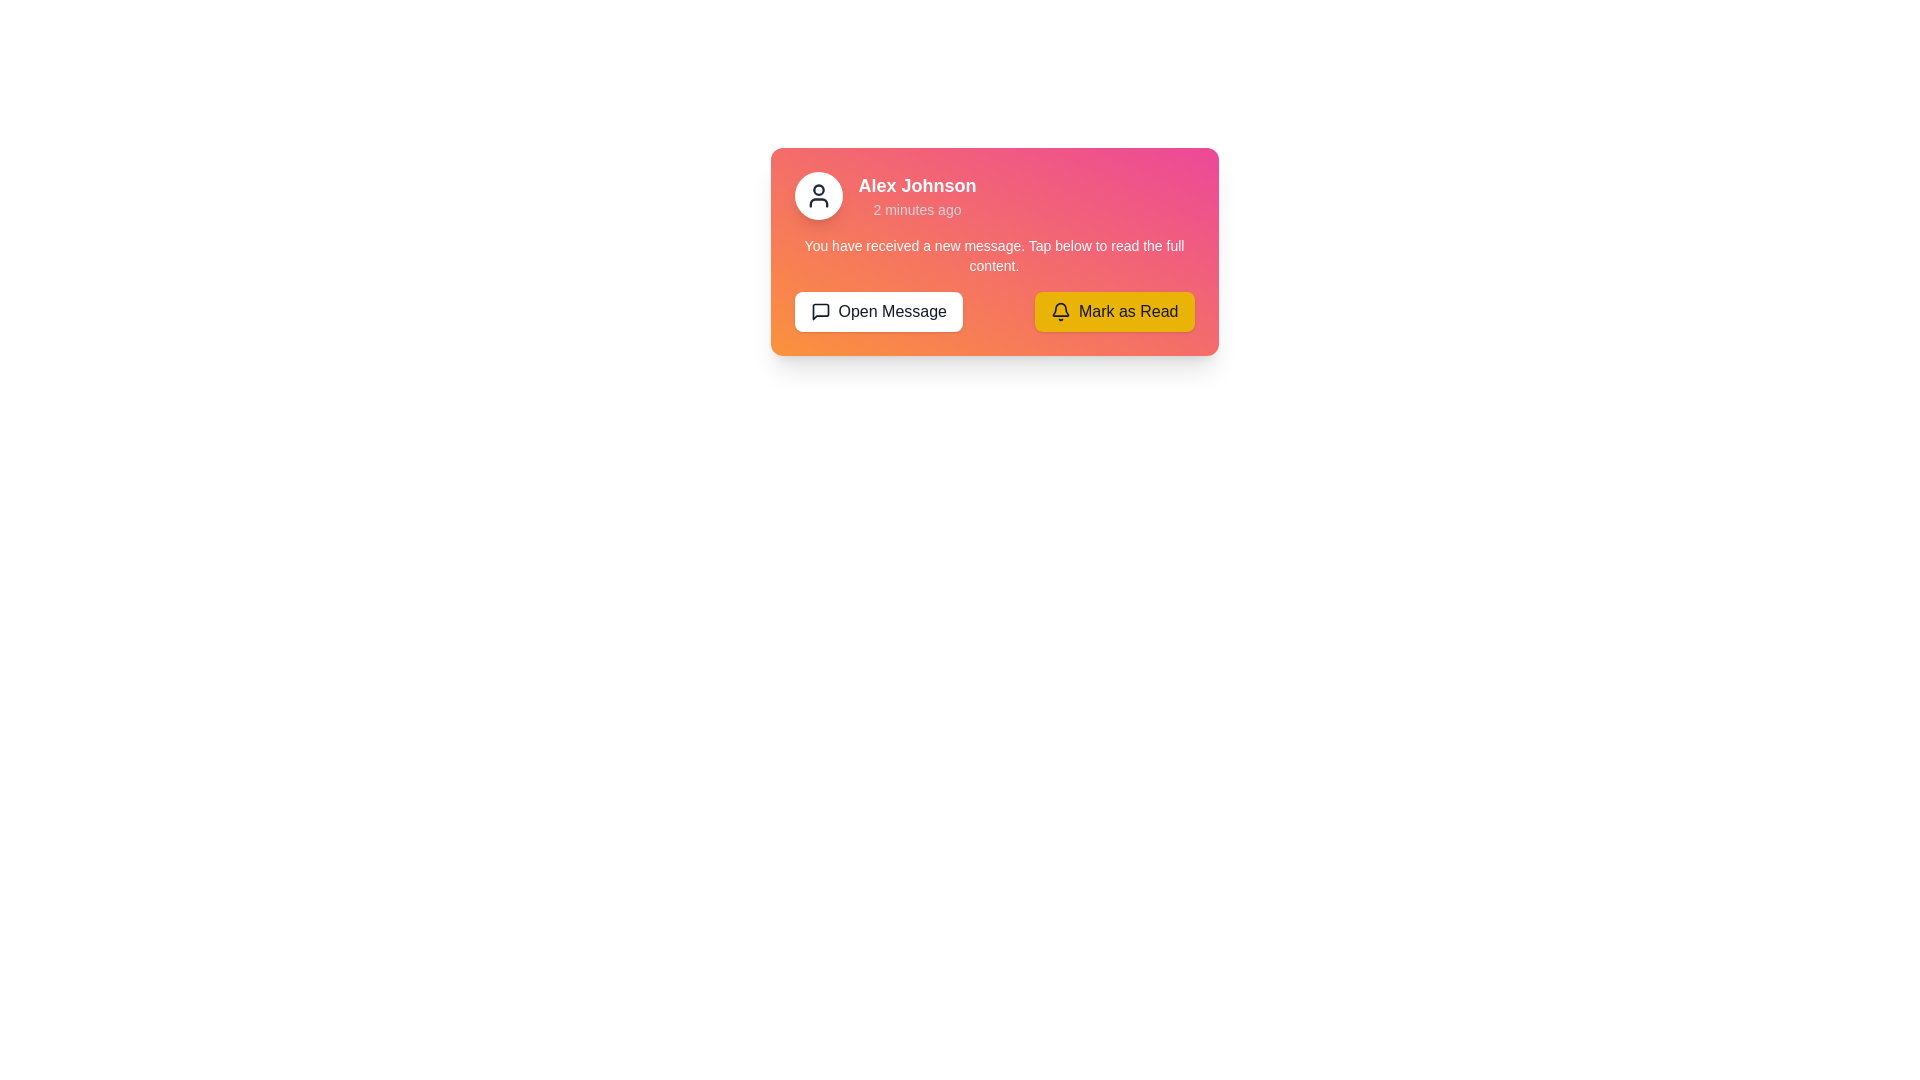  What do you see at coordinates (916, 185) in the screenshot?
I see `the sender's name displayed in the notification box, which is located near the top-left corner of the box, above the line '2 minutes ago'` at bounding box center [916, 185].